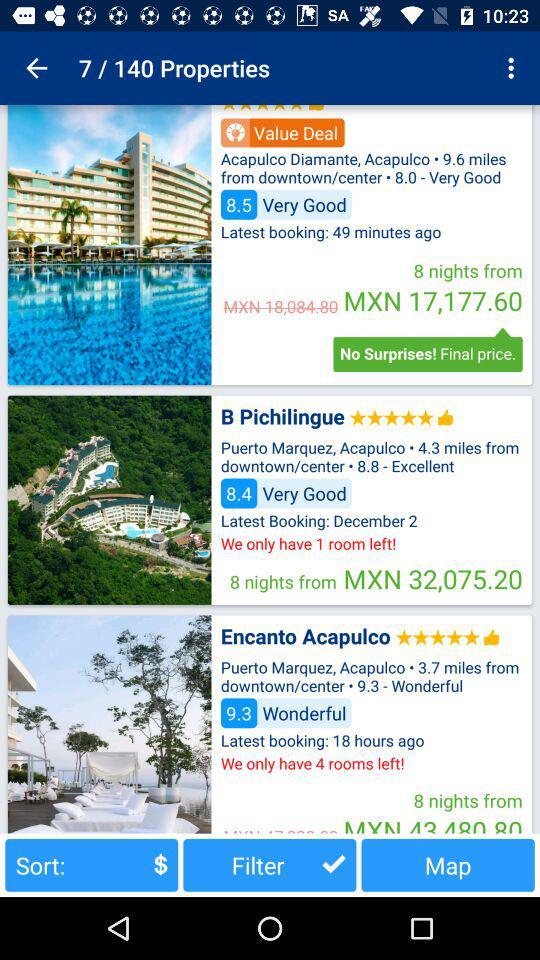 The height and width of the screenshot is (960, 540). I want to click on item next to map, so click(269, 864).